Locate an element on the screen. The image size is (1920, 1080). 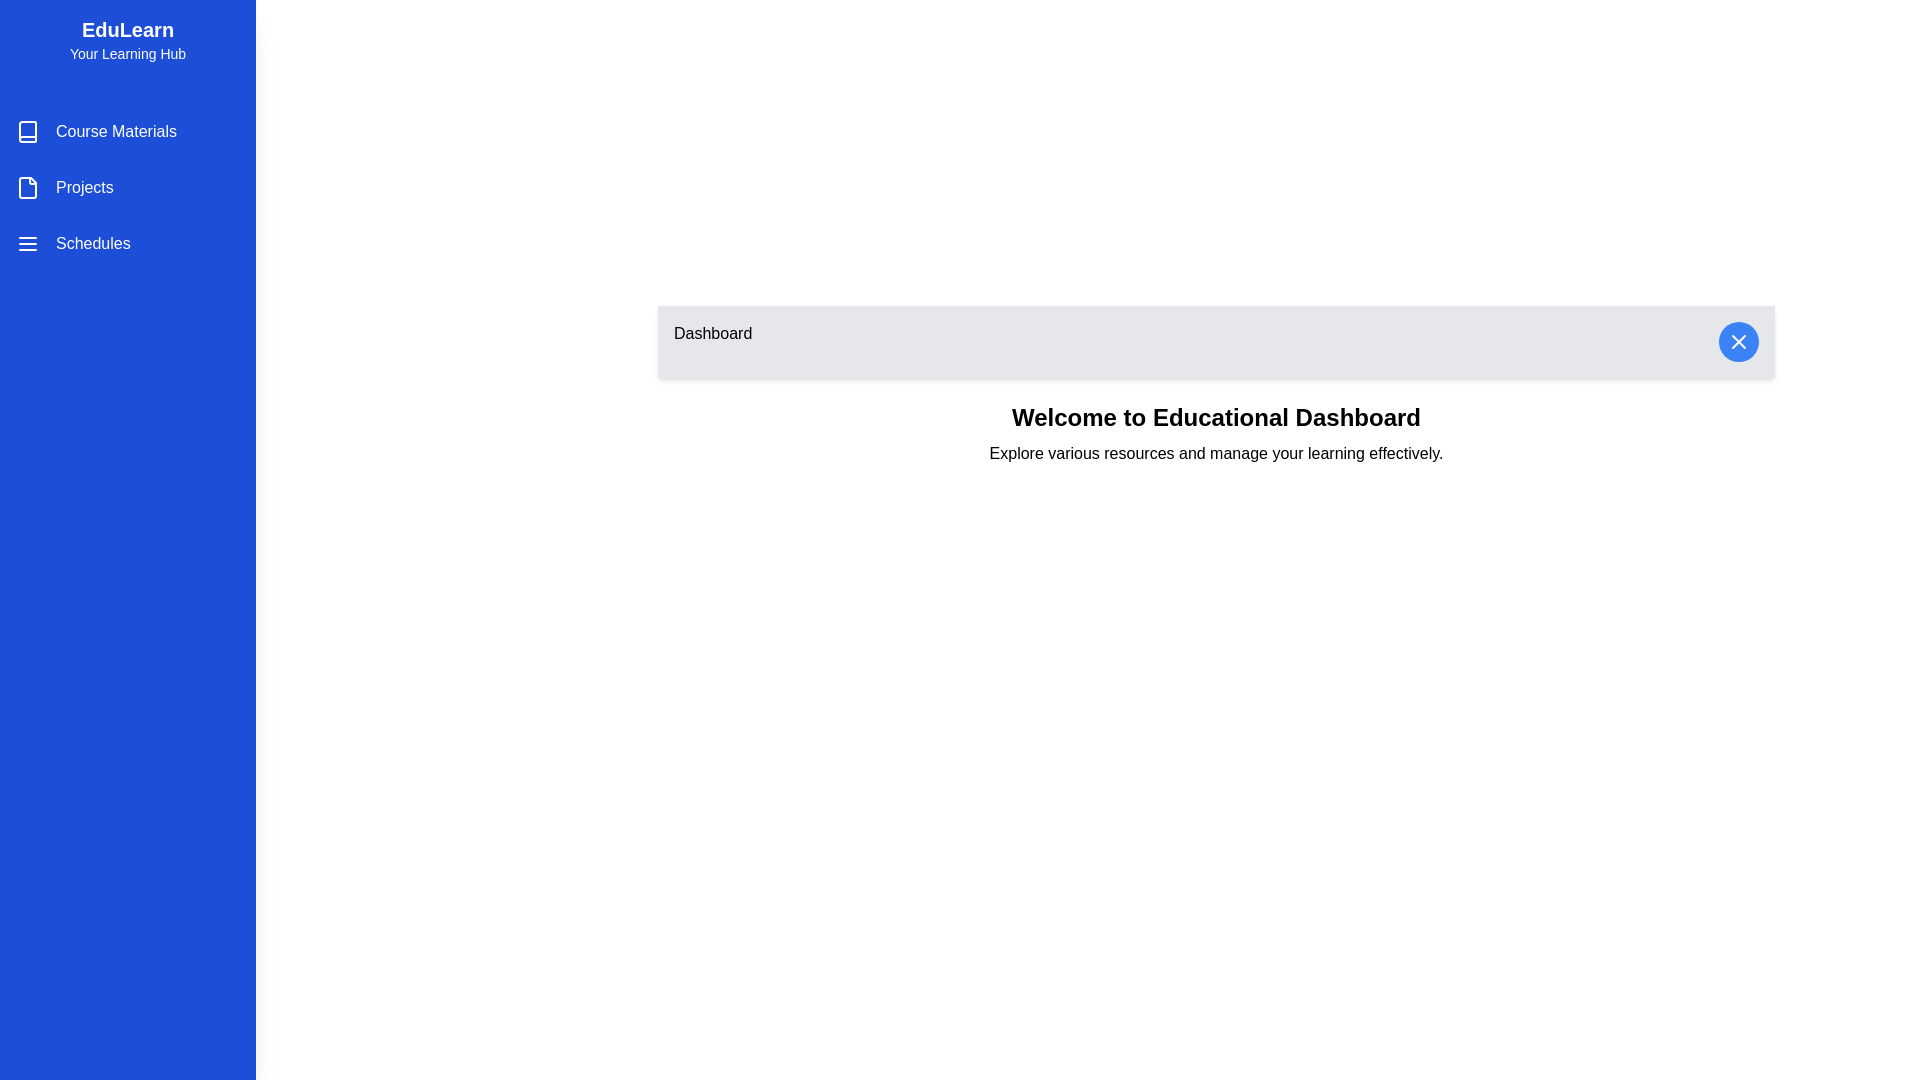
the round blue button with an 'X' icon in the top-right corner of the gray header bar is located at coordinates (1737, 341).